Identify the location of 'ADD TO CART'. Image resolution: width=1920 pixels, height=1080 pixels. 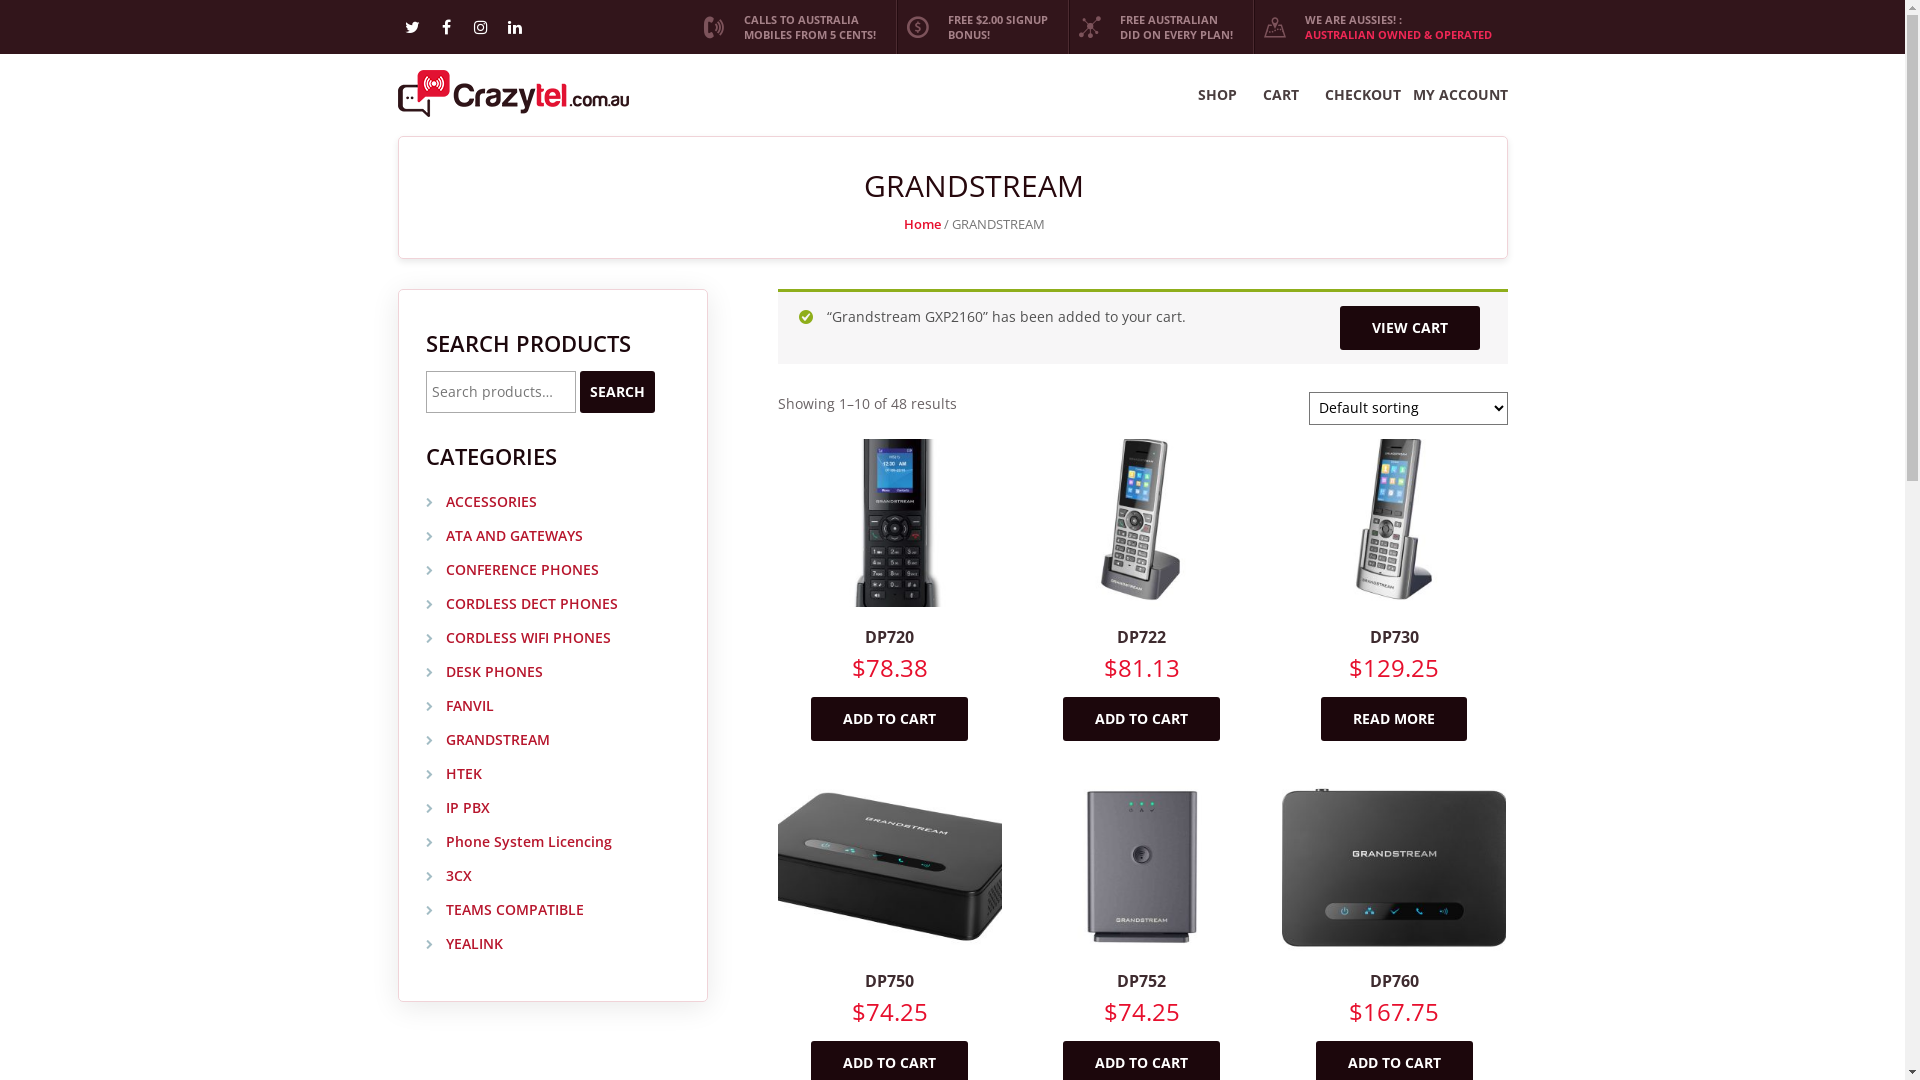
(888, 717).